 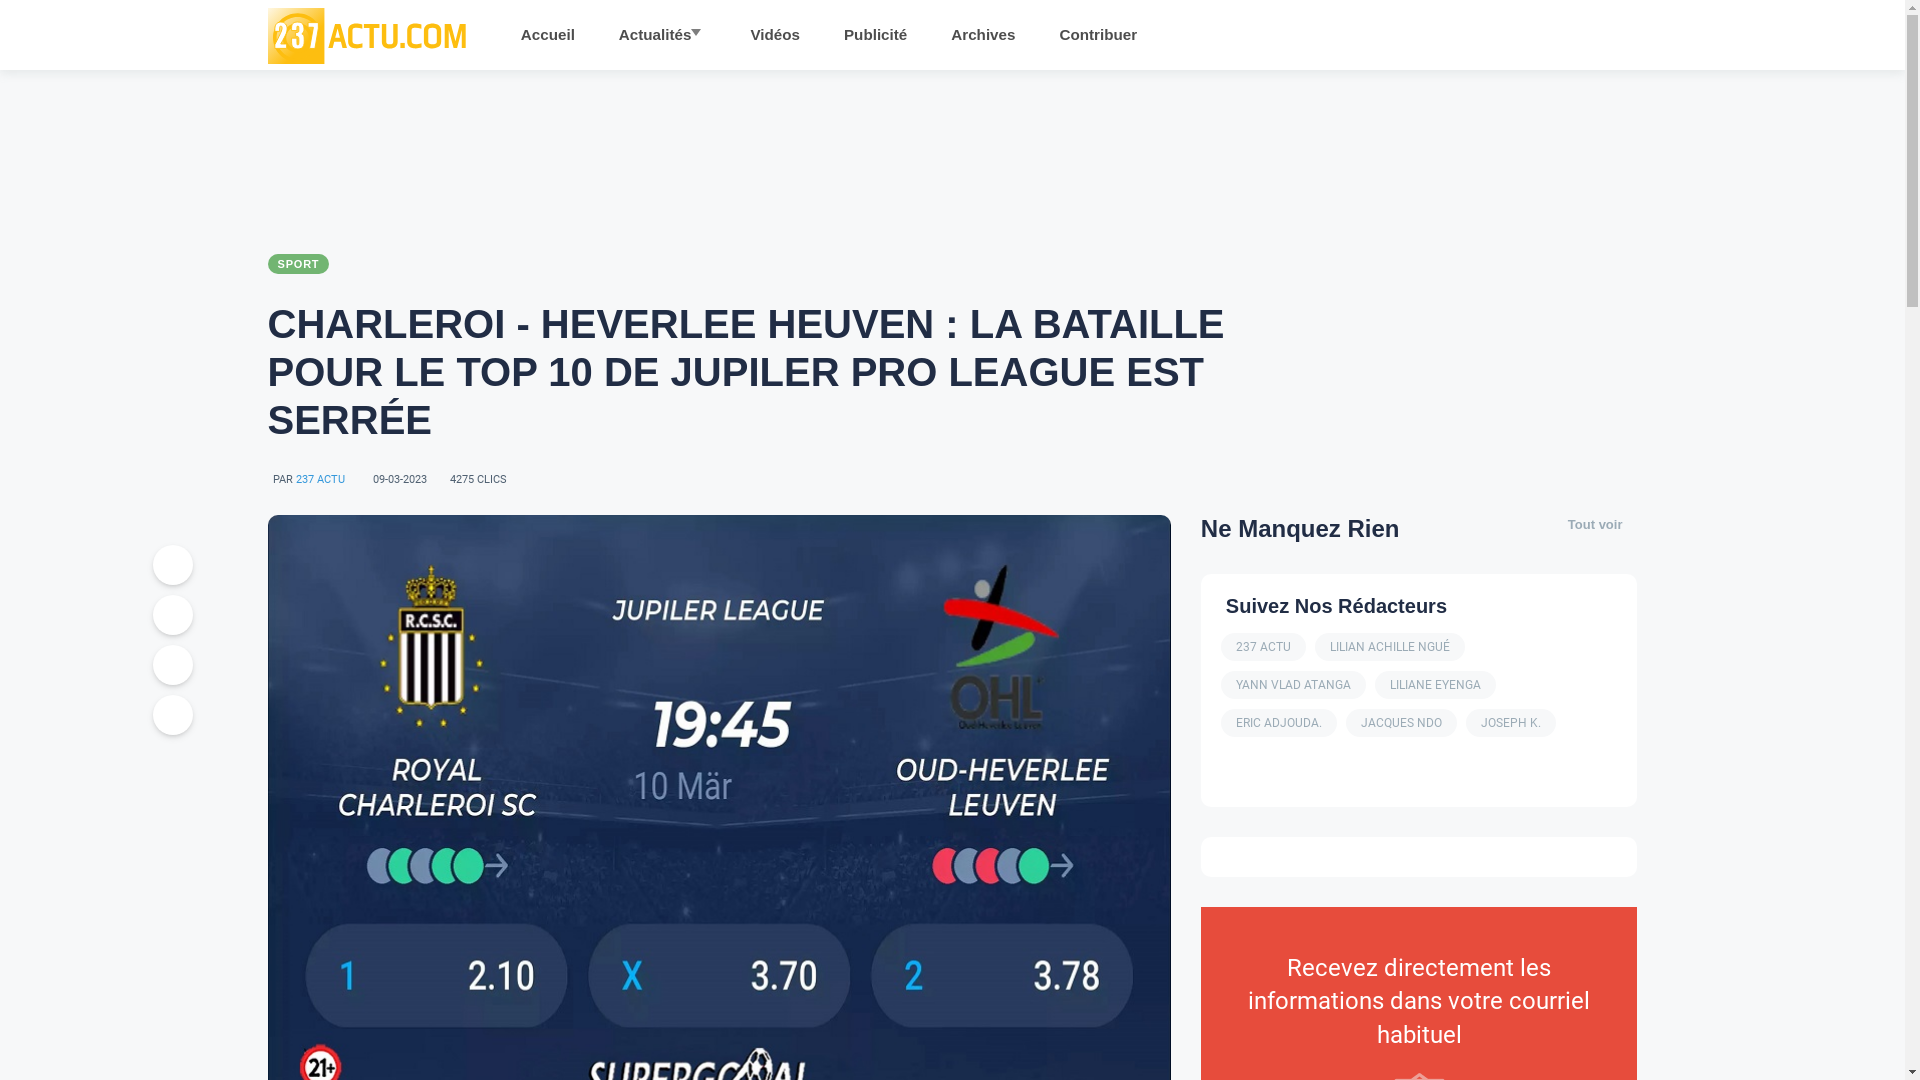 What do you see at coordinates (297, 262) in the screenshot?
I see `'SPORT'` at bounding box center [297, 262].